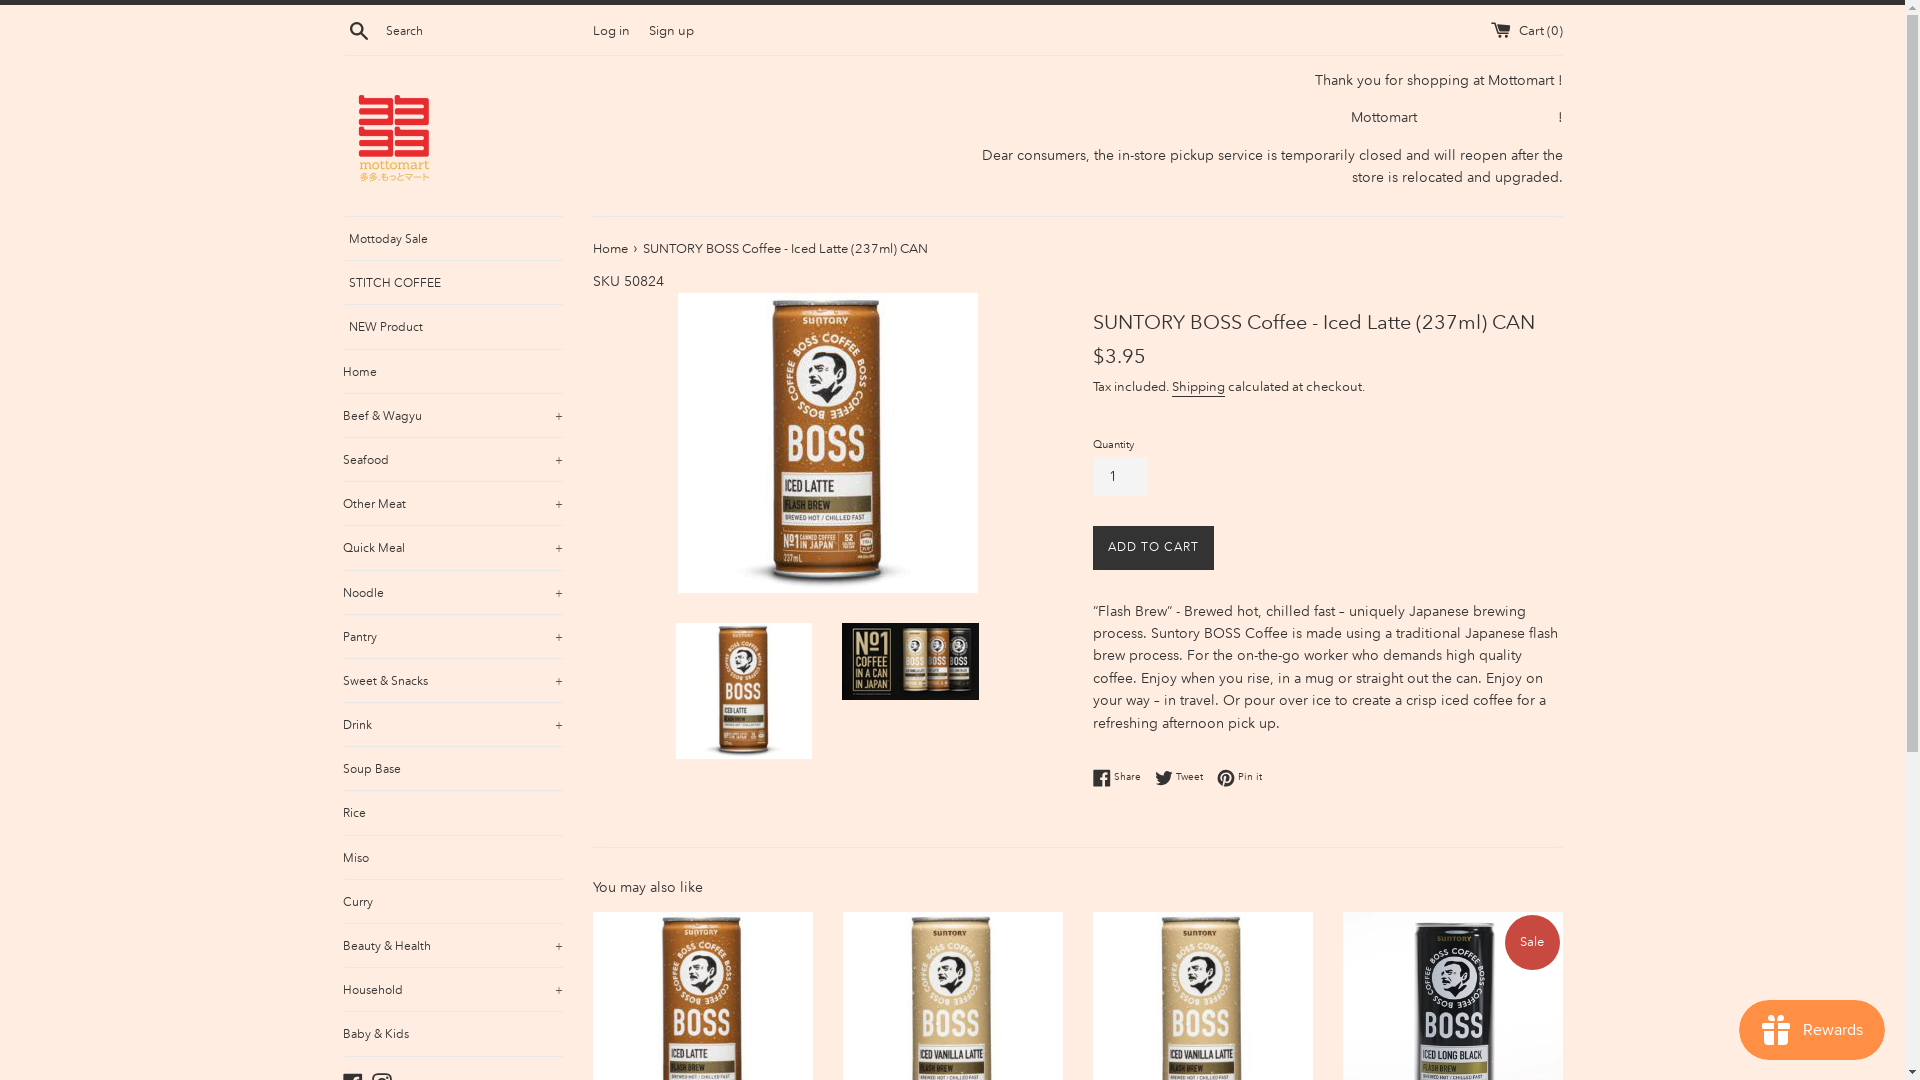  I want to click on 'Other Meat, so click(450, 502).